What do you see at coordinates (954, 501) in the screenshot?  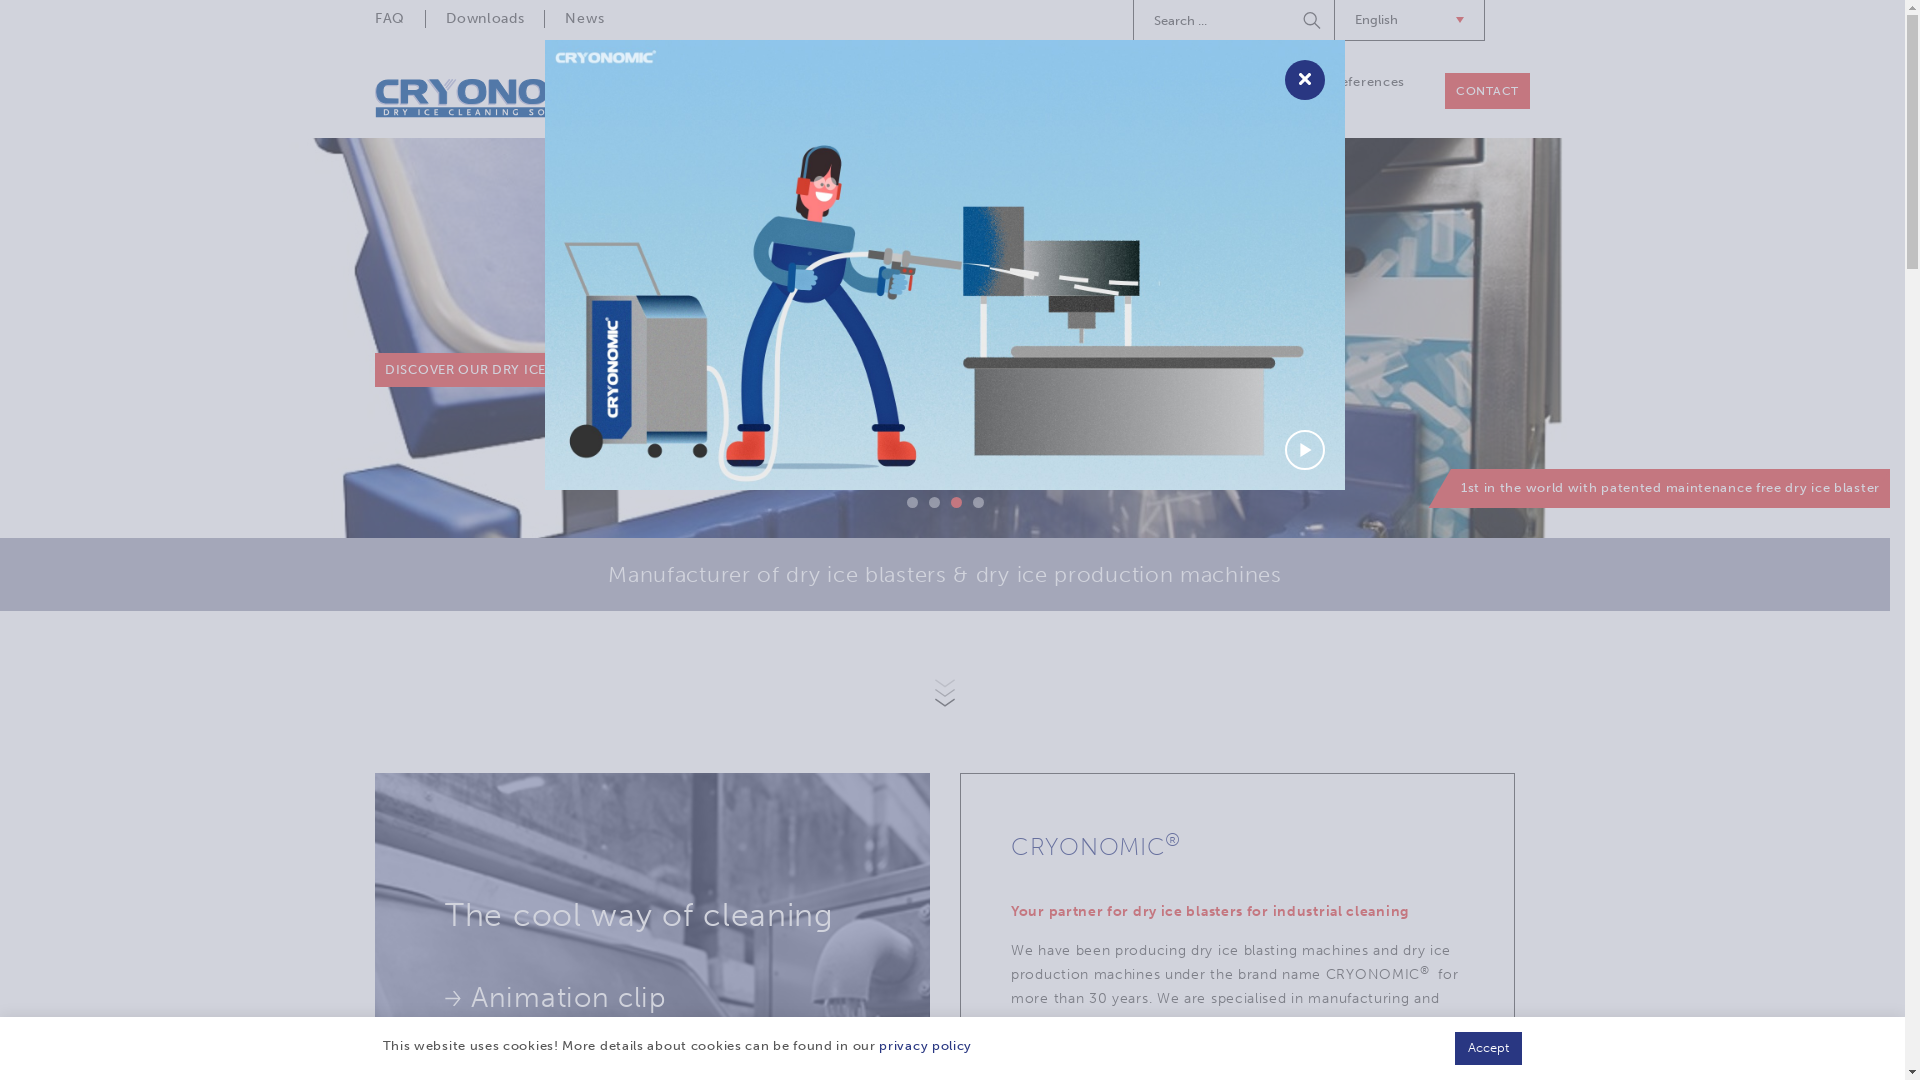 I see `'3'` at bounding box center [954, 501].